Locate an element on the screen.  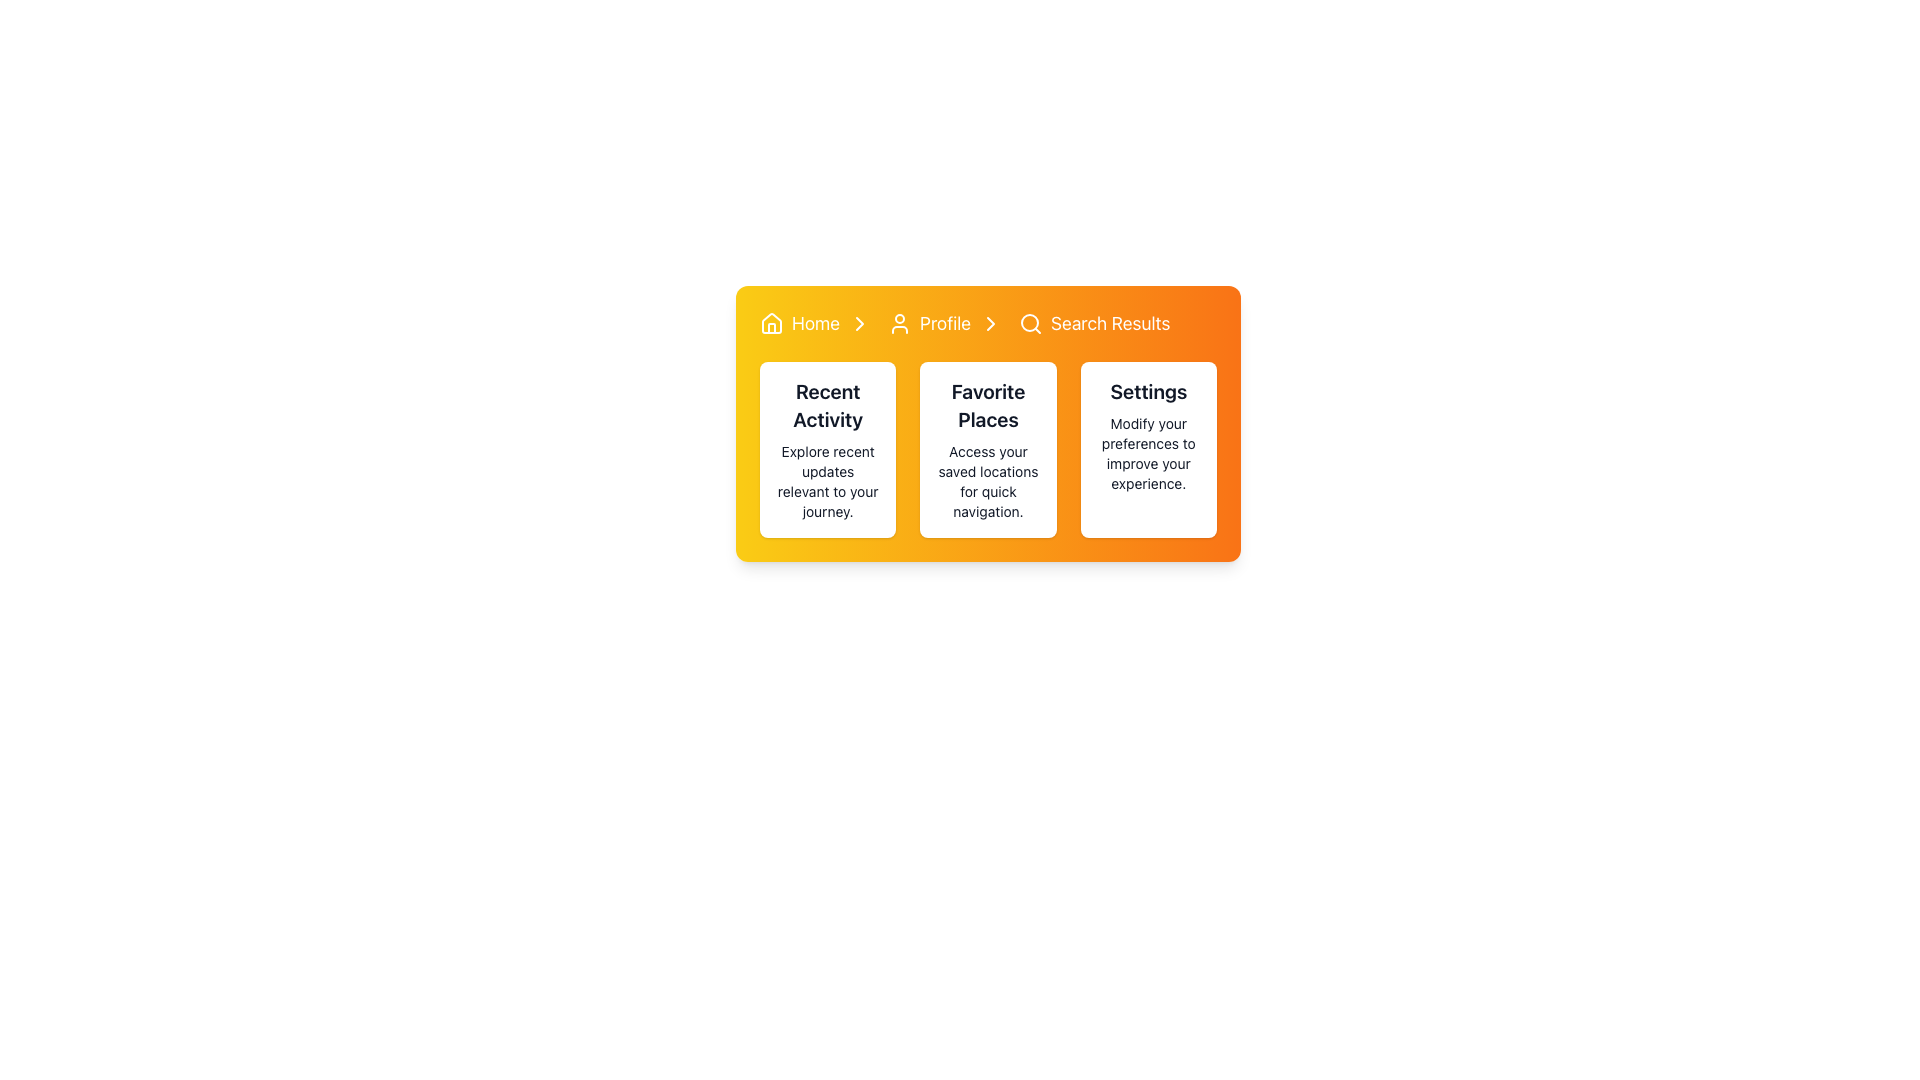
the door representation, which is a small vertical rectangle located at the bottom center of the house-shaped icon in the top navigation bar is located at coordinates (771, 327).